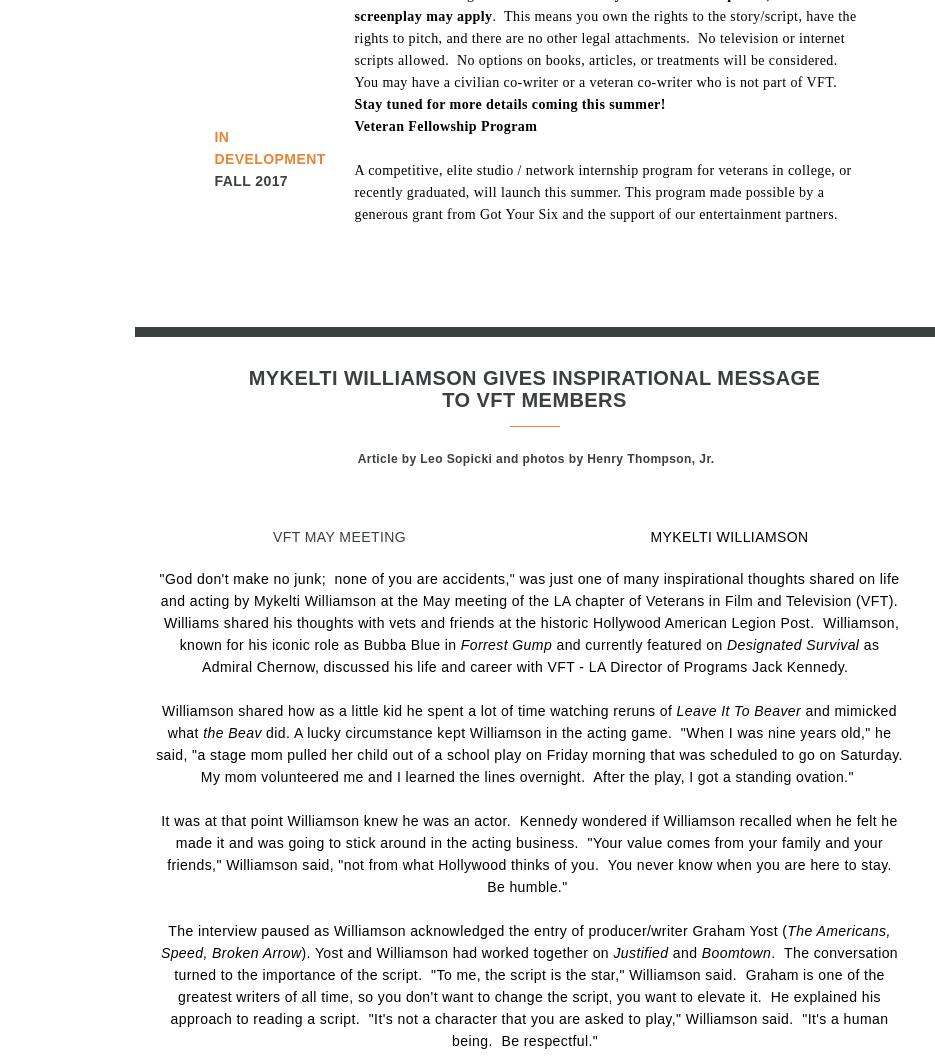 Image resolution: width=935 pixels, height=1063 pixels. I want to click on '.  The conversation turned to the importance of the script.  "To me, the script is the star," Williamson said.  Graham is one of the greatest writers of all time, so you don't want to change the script, you want to elevate it.  He explained his approach to reading a script.  "It's not a character that you are asked to play," Williamson said.  "It's a human being.  Be respectful."', so click(169, 995).